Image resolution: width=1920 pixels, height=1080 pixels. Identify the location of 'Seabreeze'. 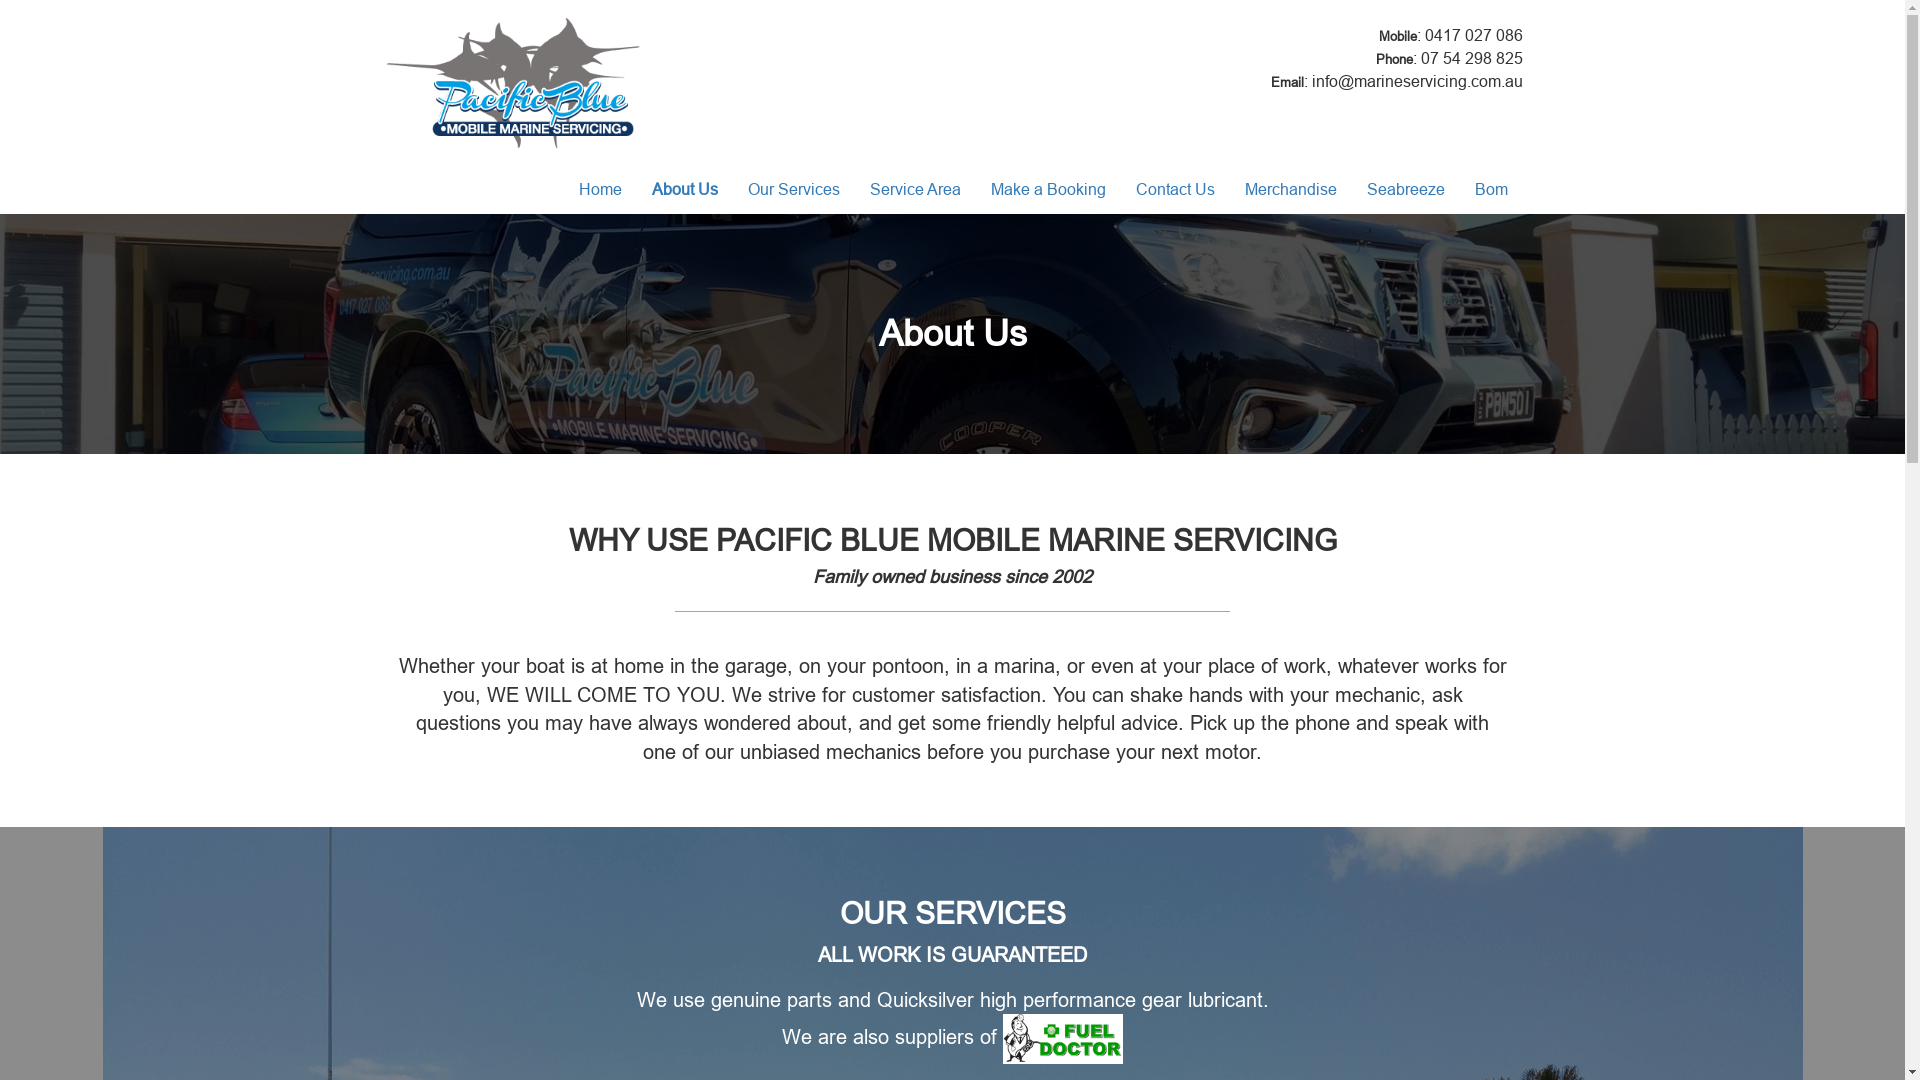
(1405, 189).